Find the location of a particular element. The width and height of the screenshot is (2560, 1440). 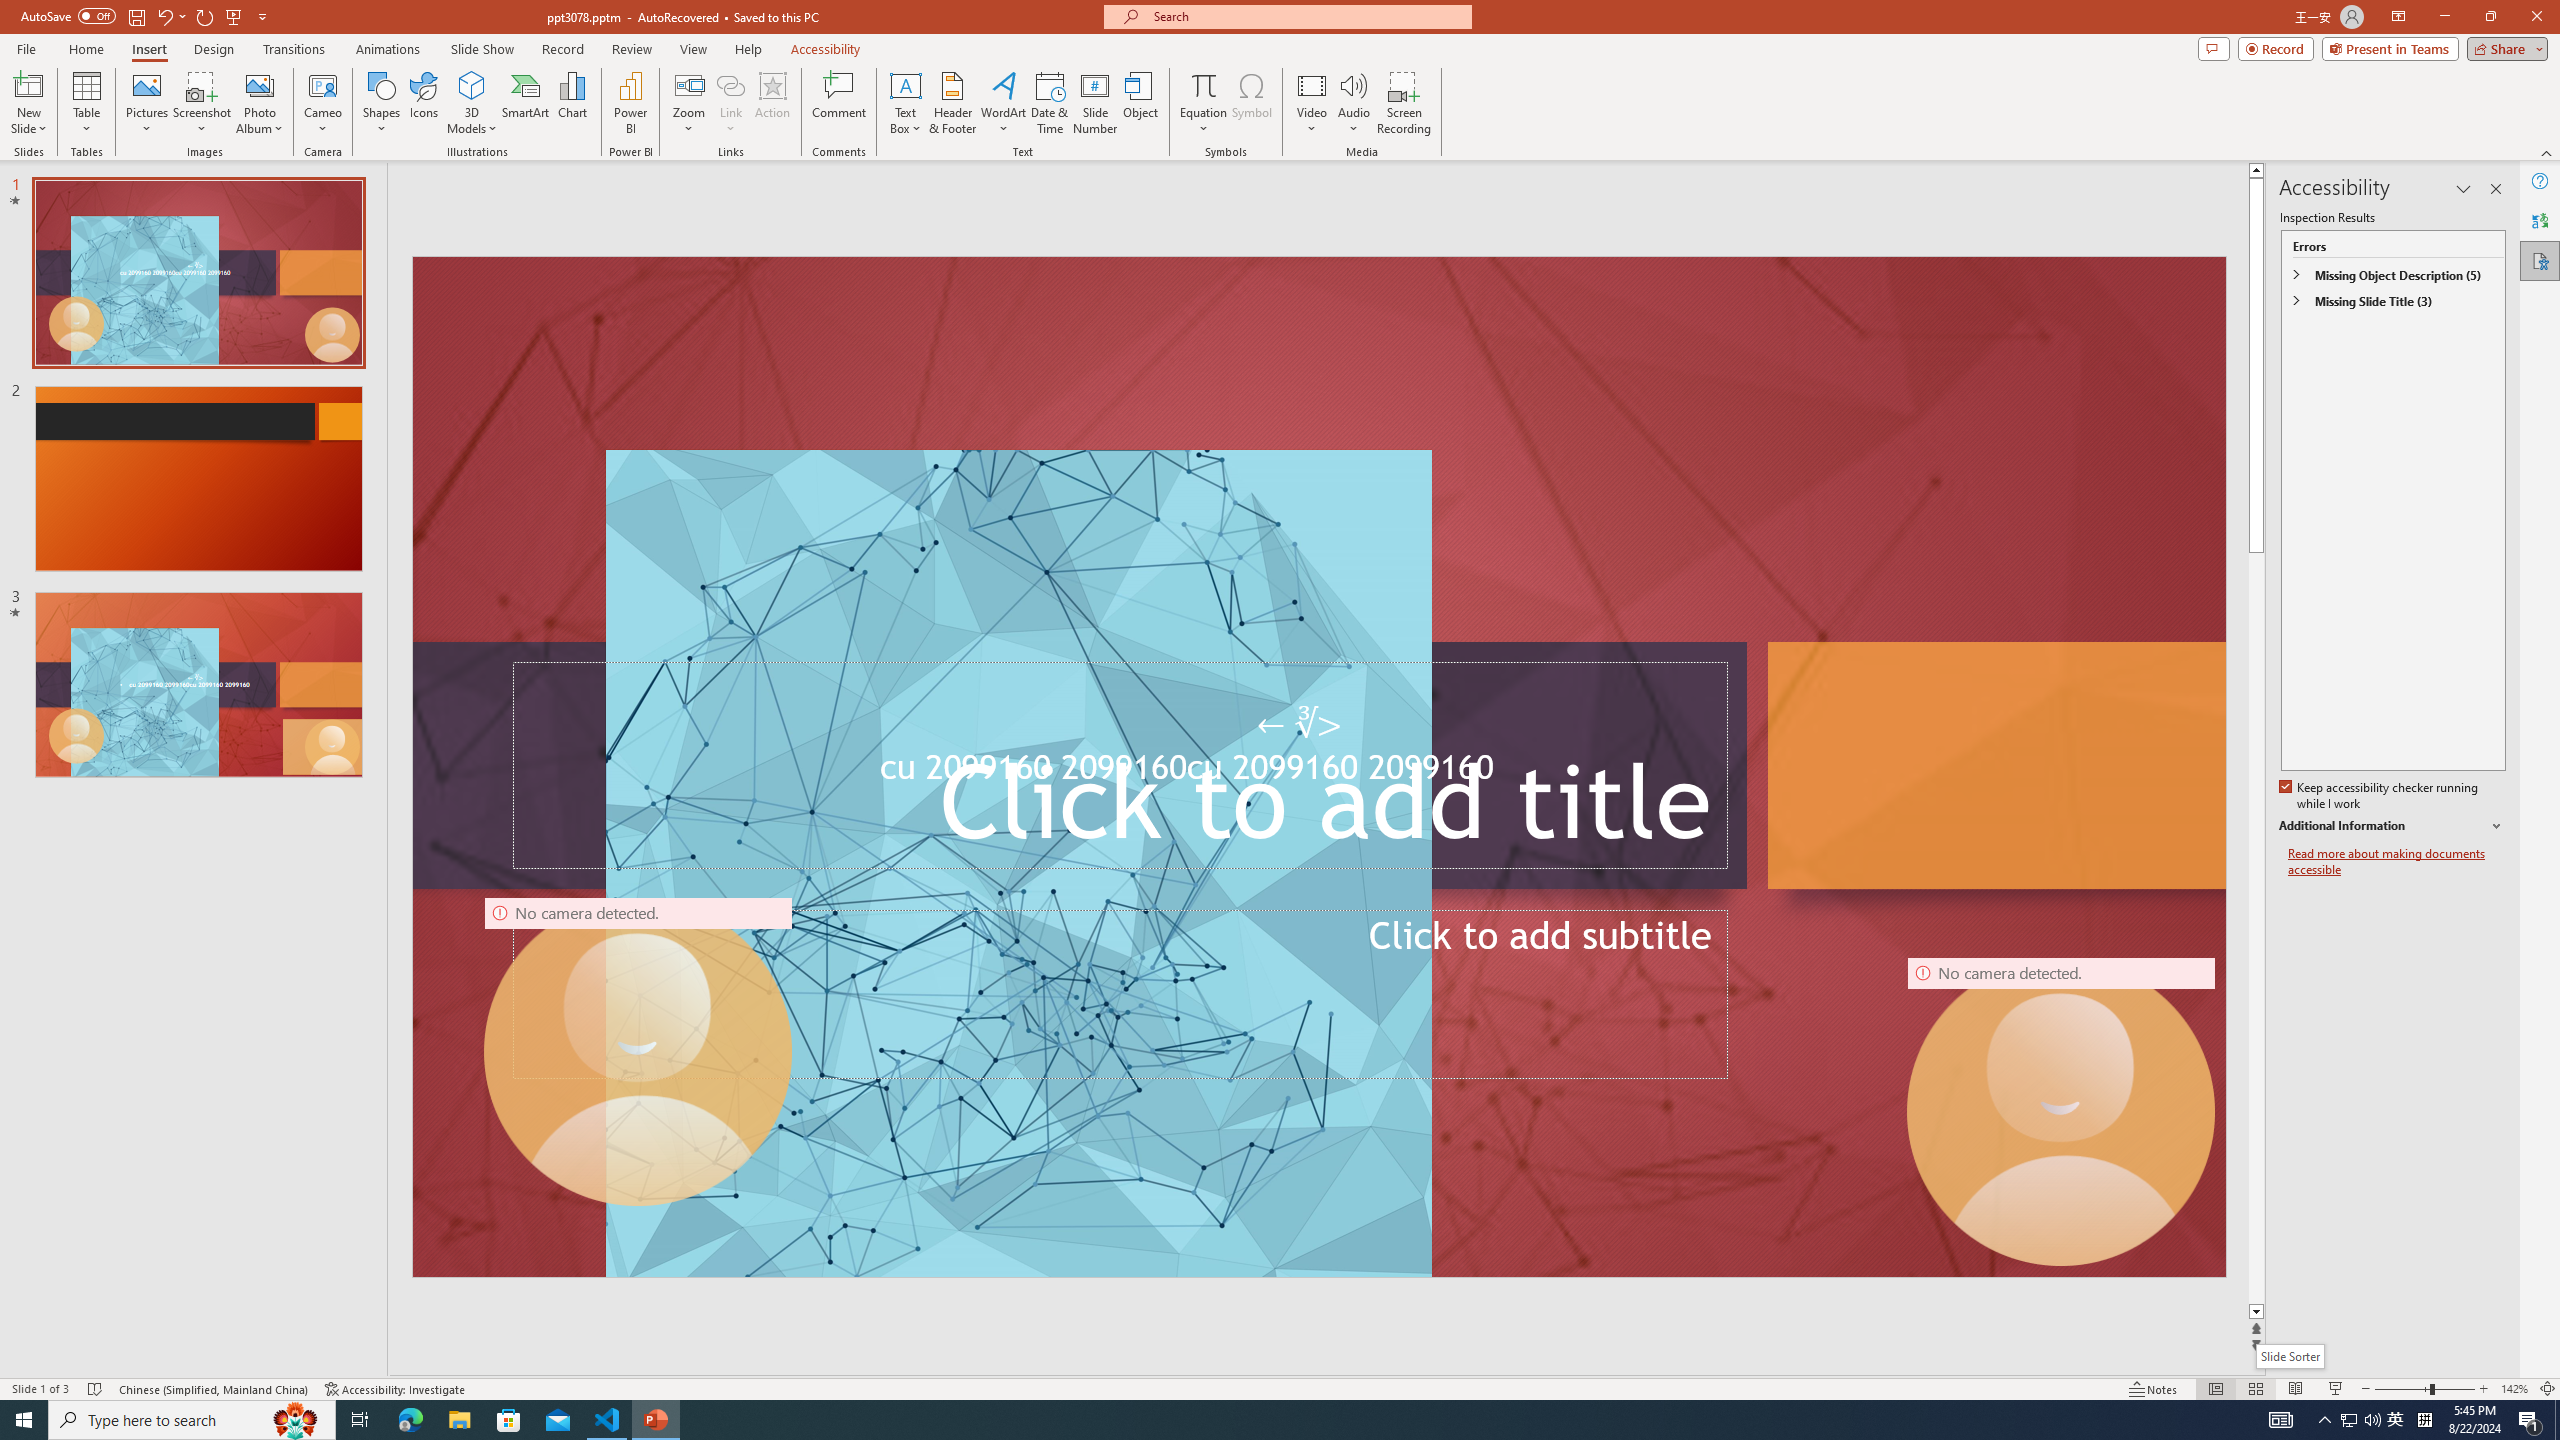

'Symbol...' is located at coordinates (1251, 103).